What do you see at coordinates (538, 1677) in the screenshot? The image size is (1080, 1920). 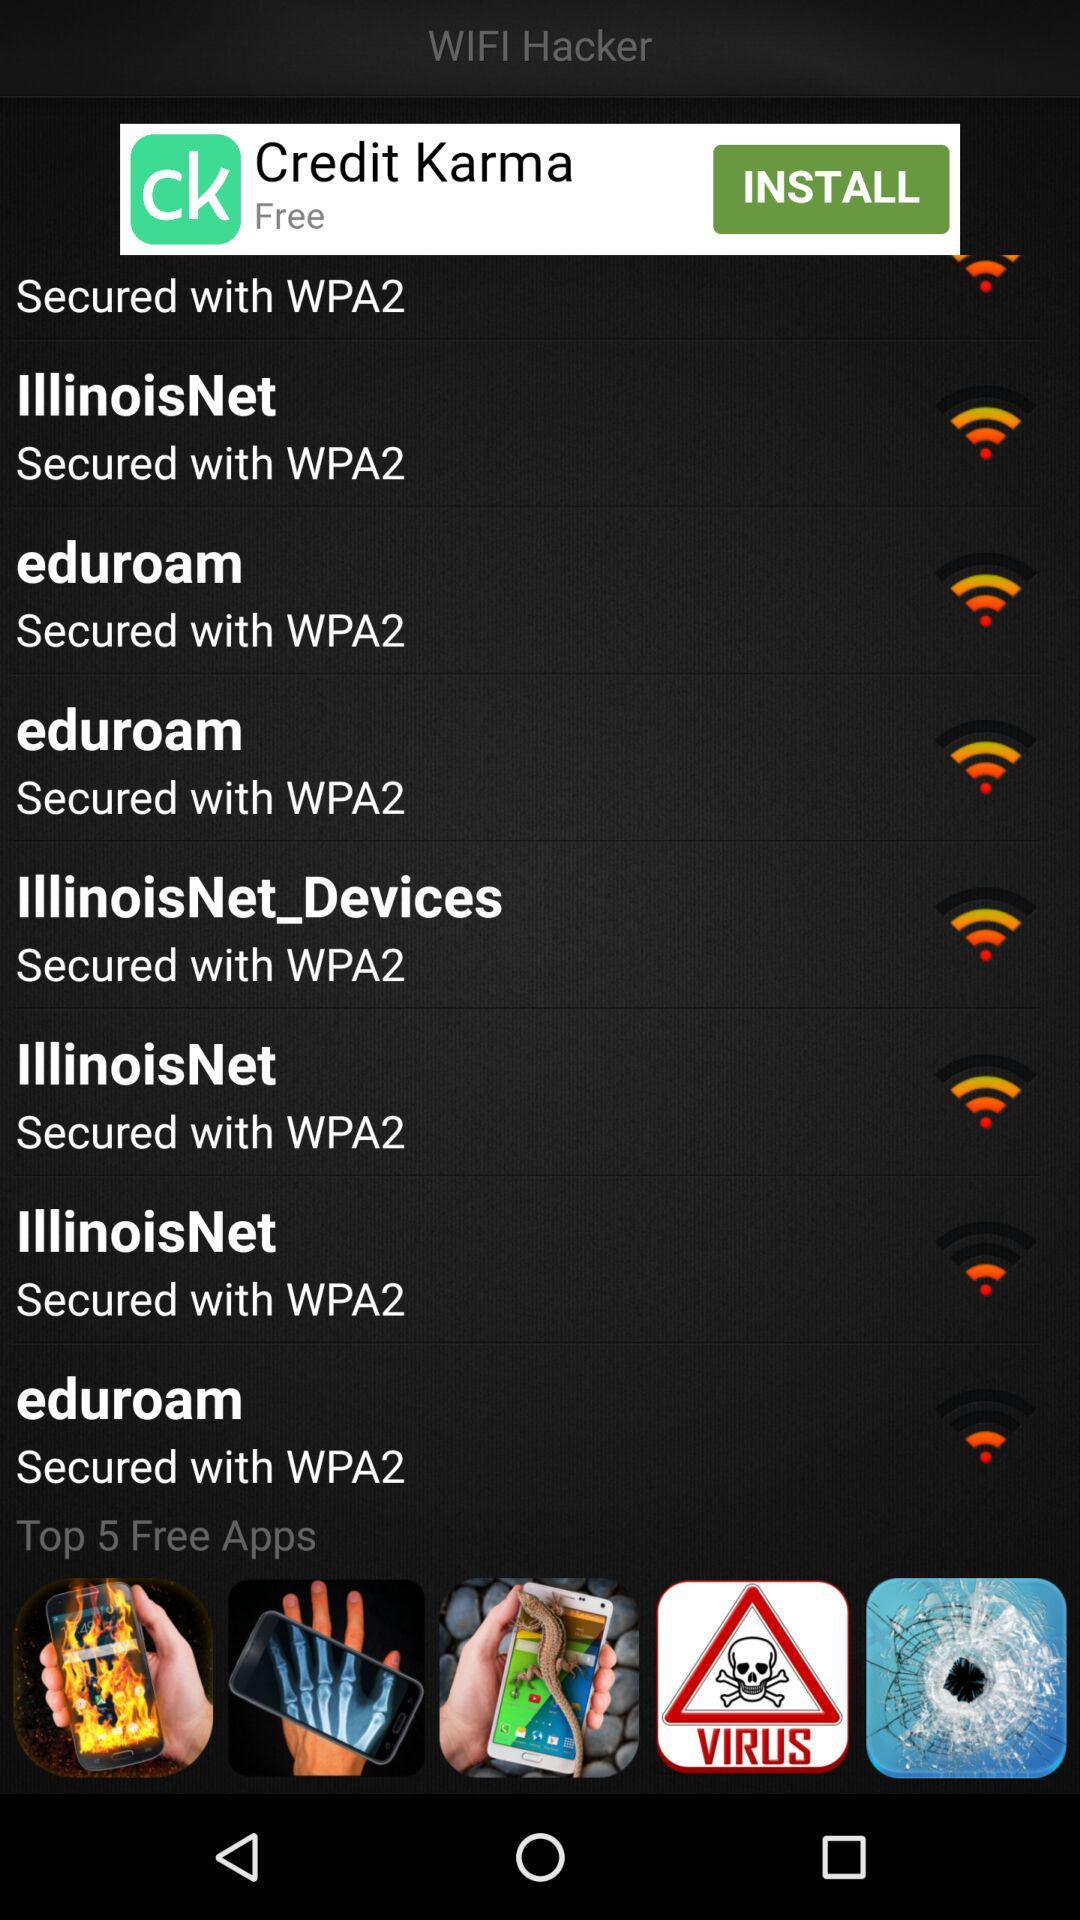 I see `button` at bounding box center [538, 1677].